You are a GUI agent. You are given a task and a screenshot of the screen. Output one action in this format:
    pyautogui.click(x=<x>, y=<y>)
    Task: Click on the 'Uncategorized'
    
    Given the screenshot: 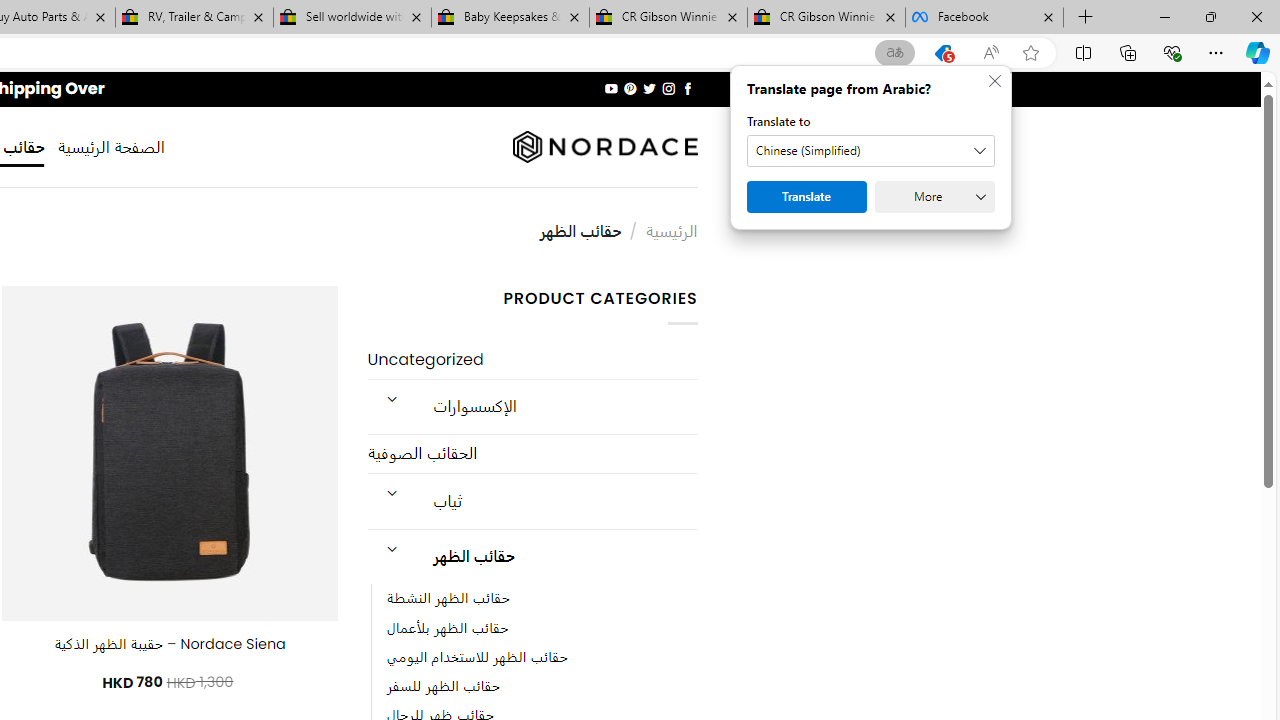 What is the action you would take?
    pyautogui.click(x=532, y=360)
    